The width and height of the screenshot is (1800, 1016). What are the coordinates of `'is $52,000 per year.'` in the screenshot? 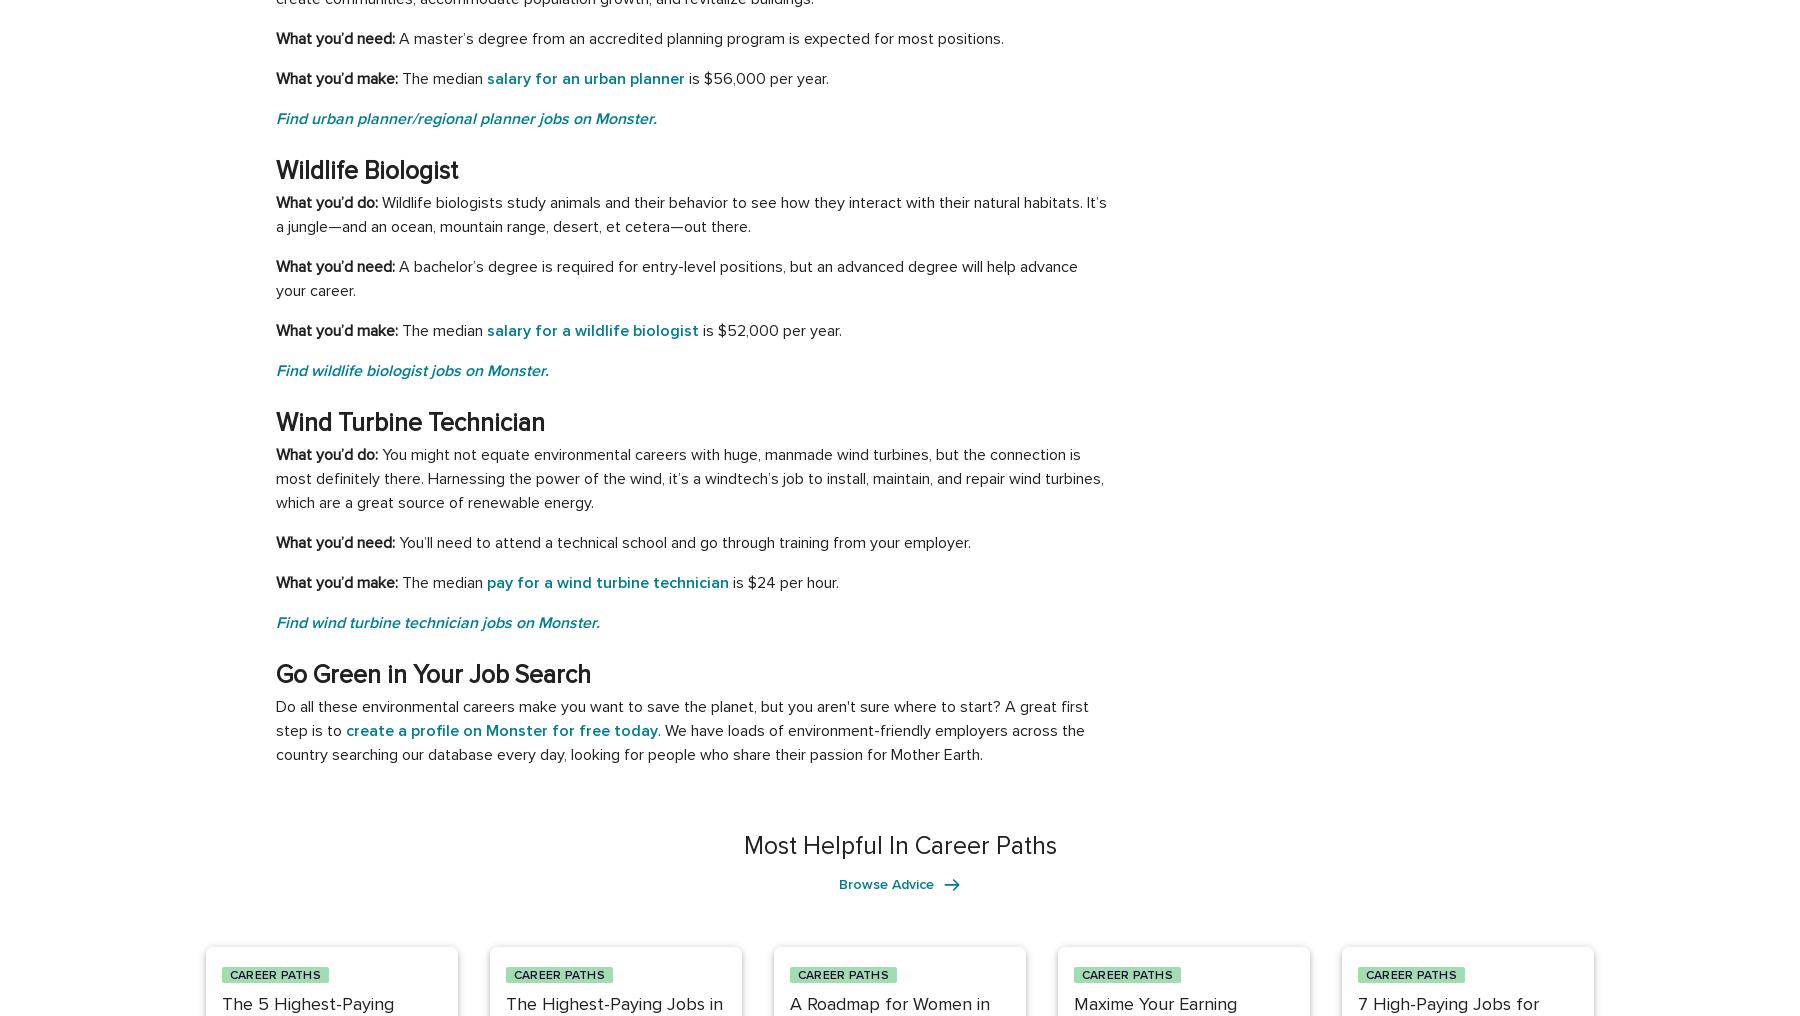 It's located at (769, 331).